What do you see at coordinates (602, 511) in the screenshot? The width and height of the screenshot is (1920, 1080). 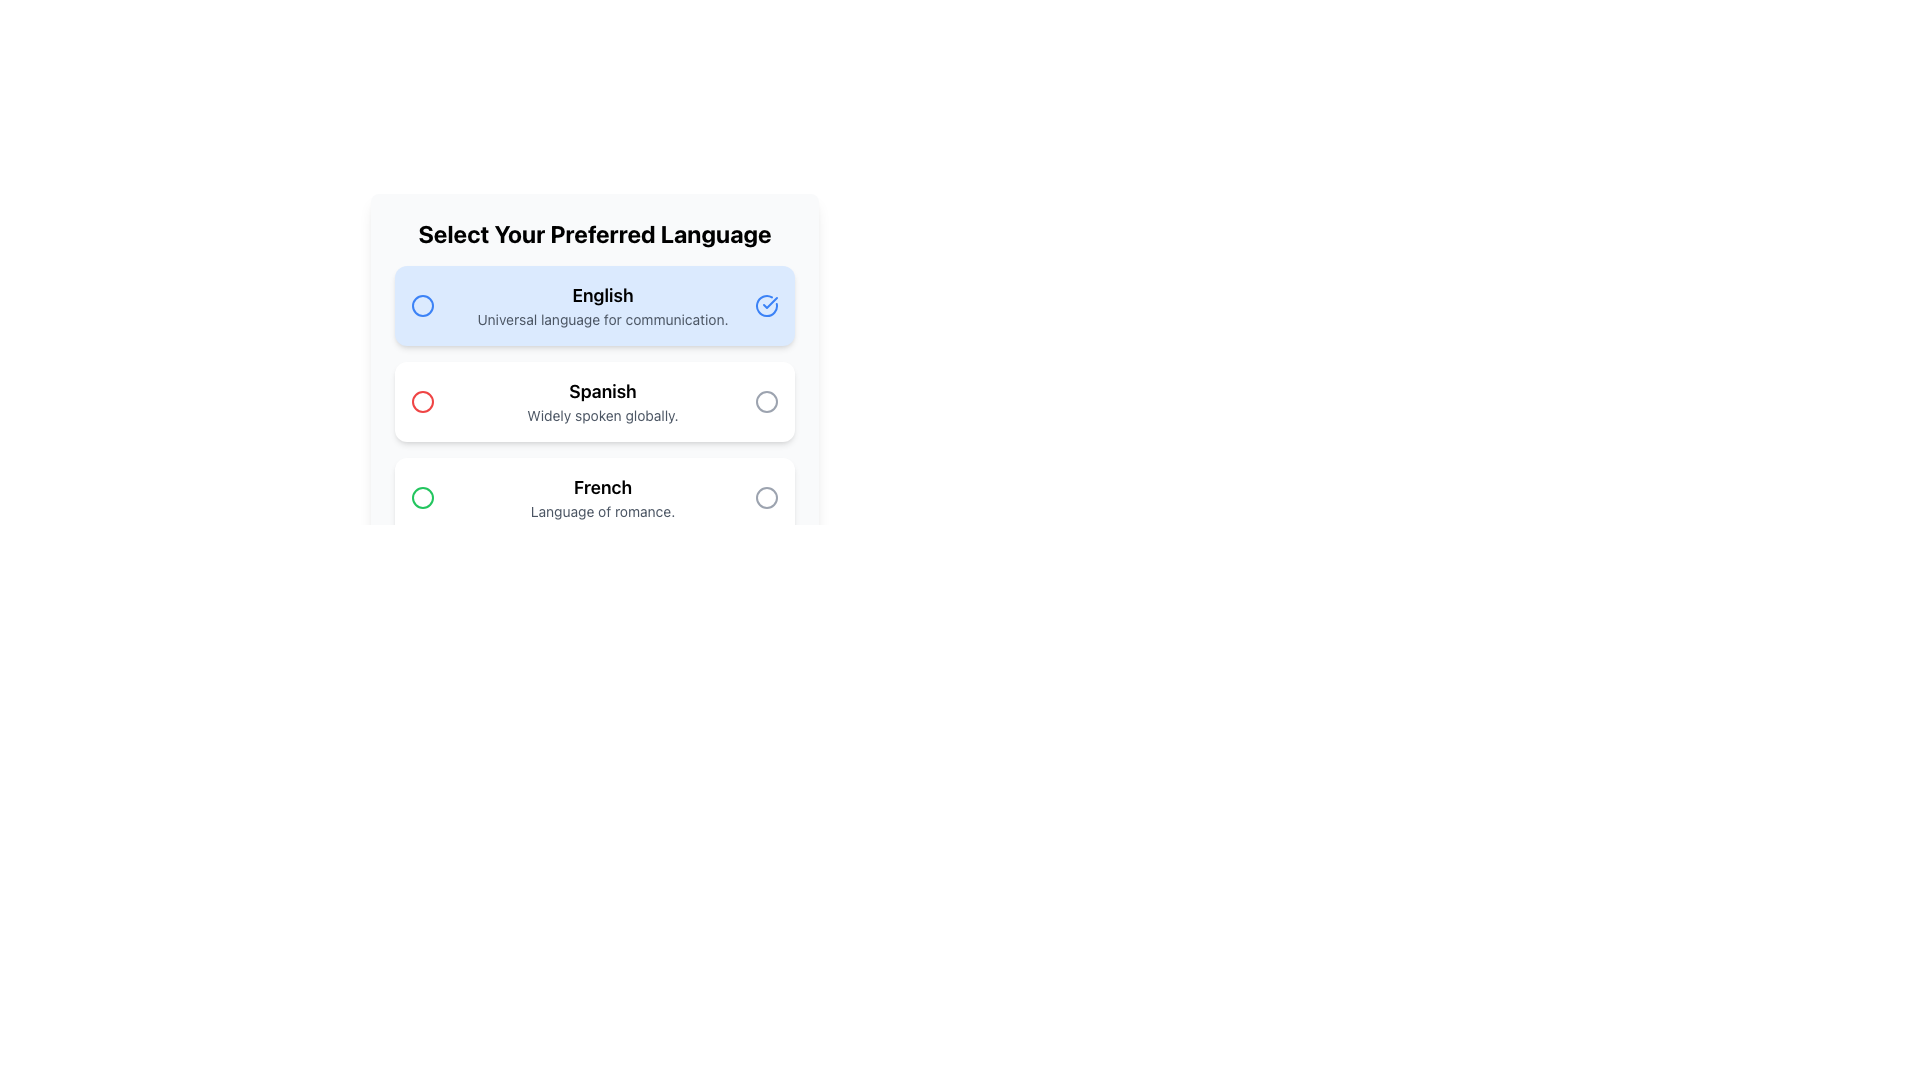 I see `the text label displaying 'Language of romance', which is styled in gray and located directly below the bold text 'French'` at bounding box center [602, 511].